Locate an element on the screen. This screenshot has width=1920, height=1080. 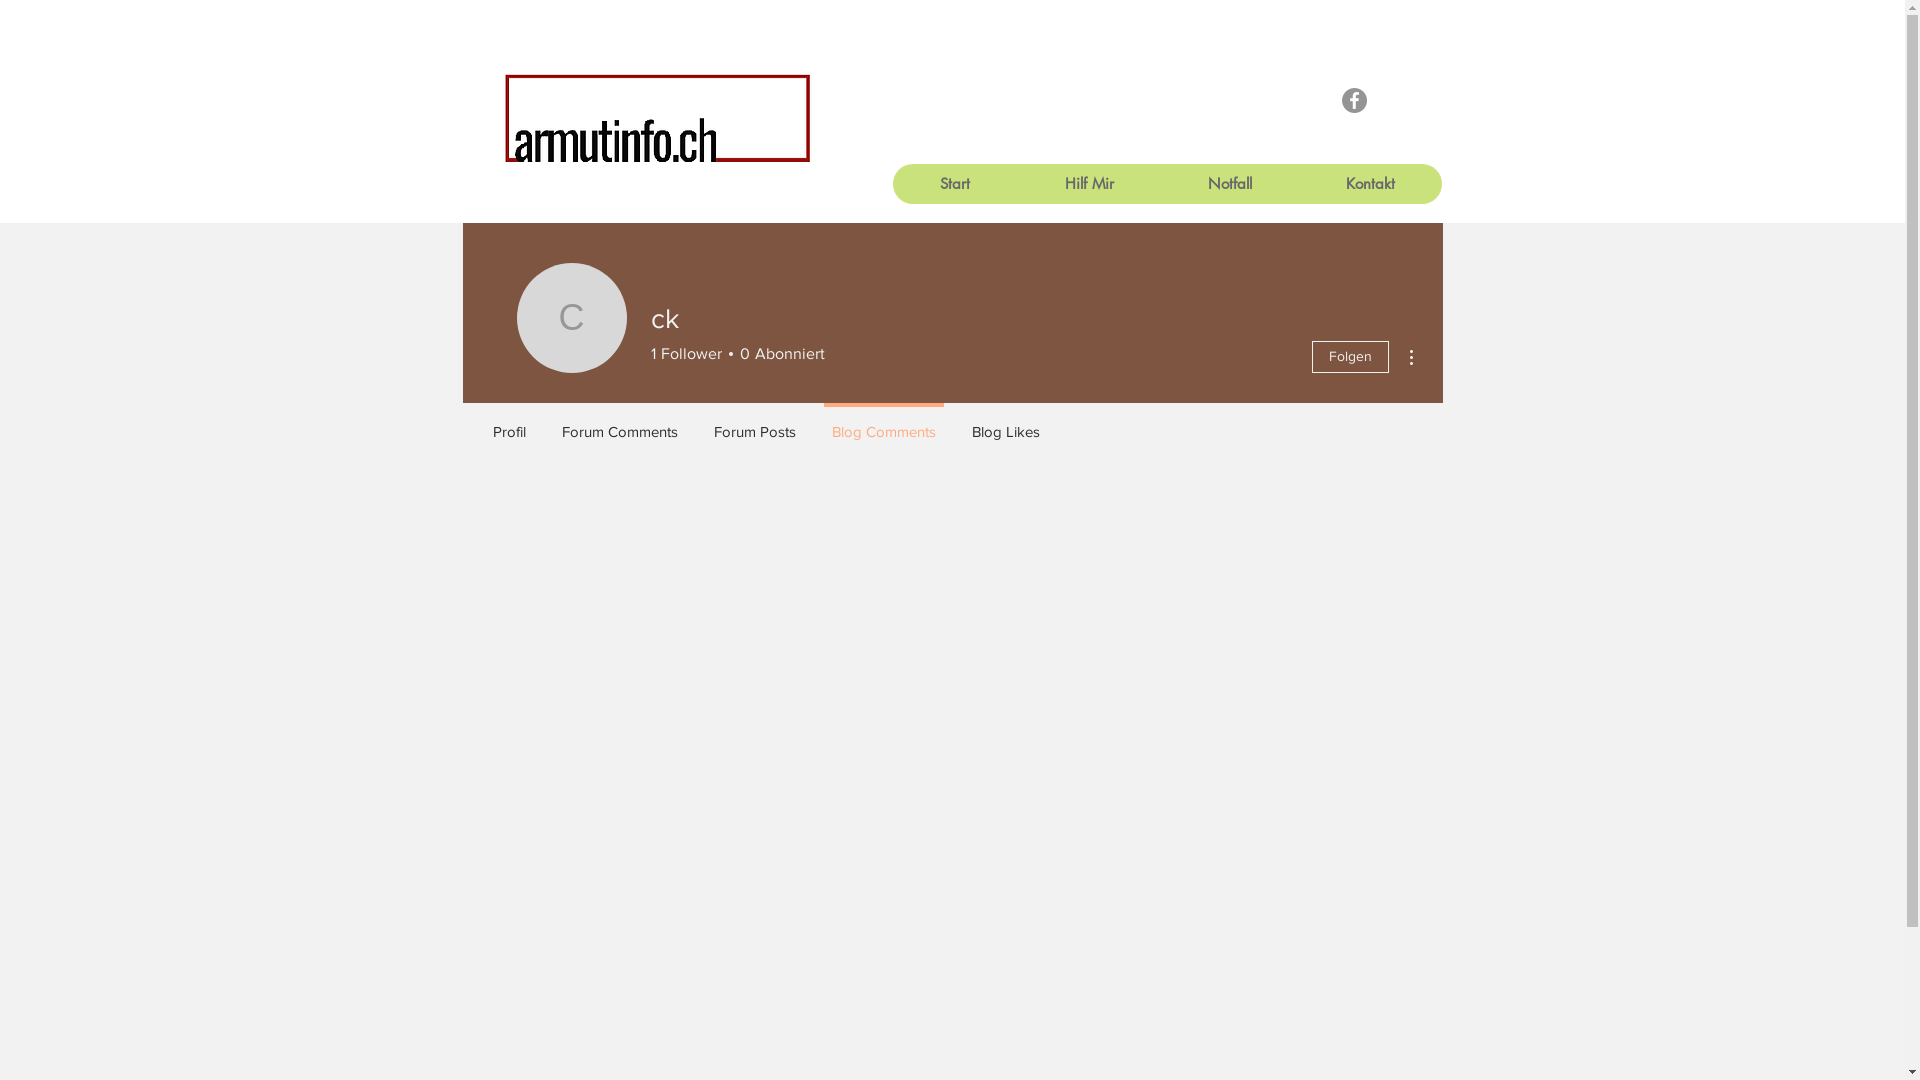
'Notfall' is located at coordinates (1227, 184).